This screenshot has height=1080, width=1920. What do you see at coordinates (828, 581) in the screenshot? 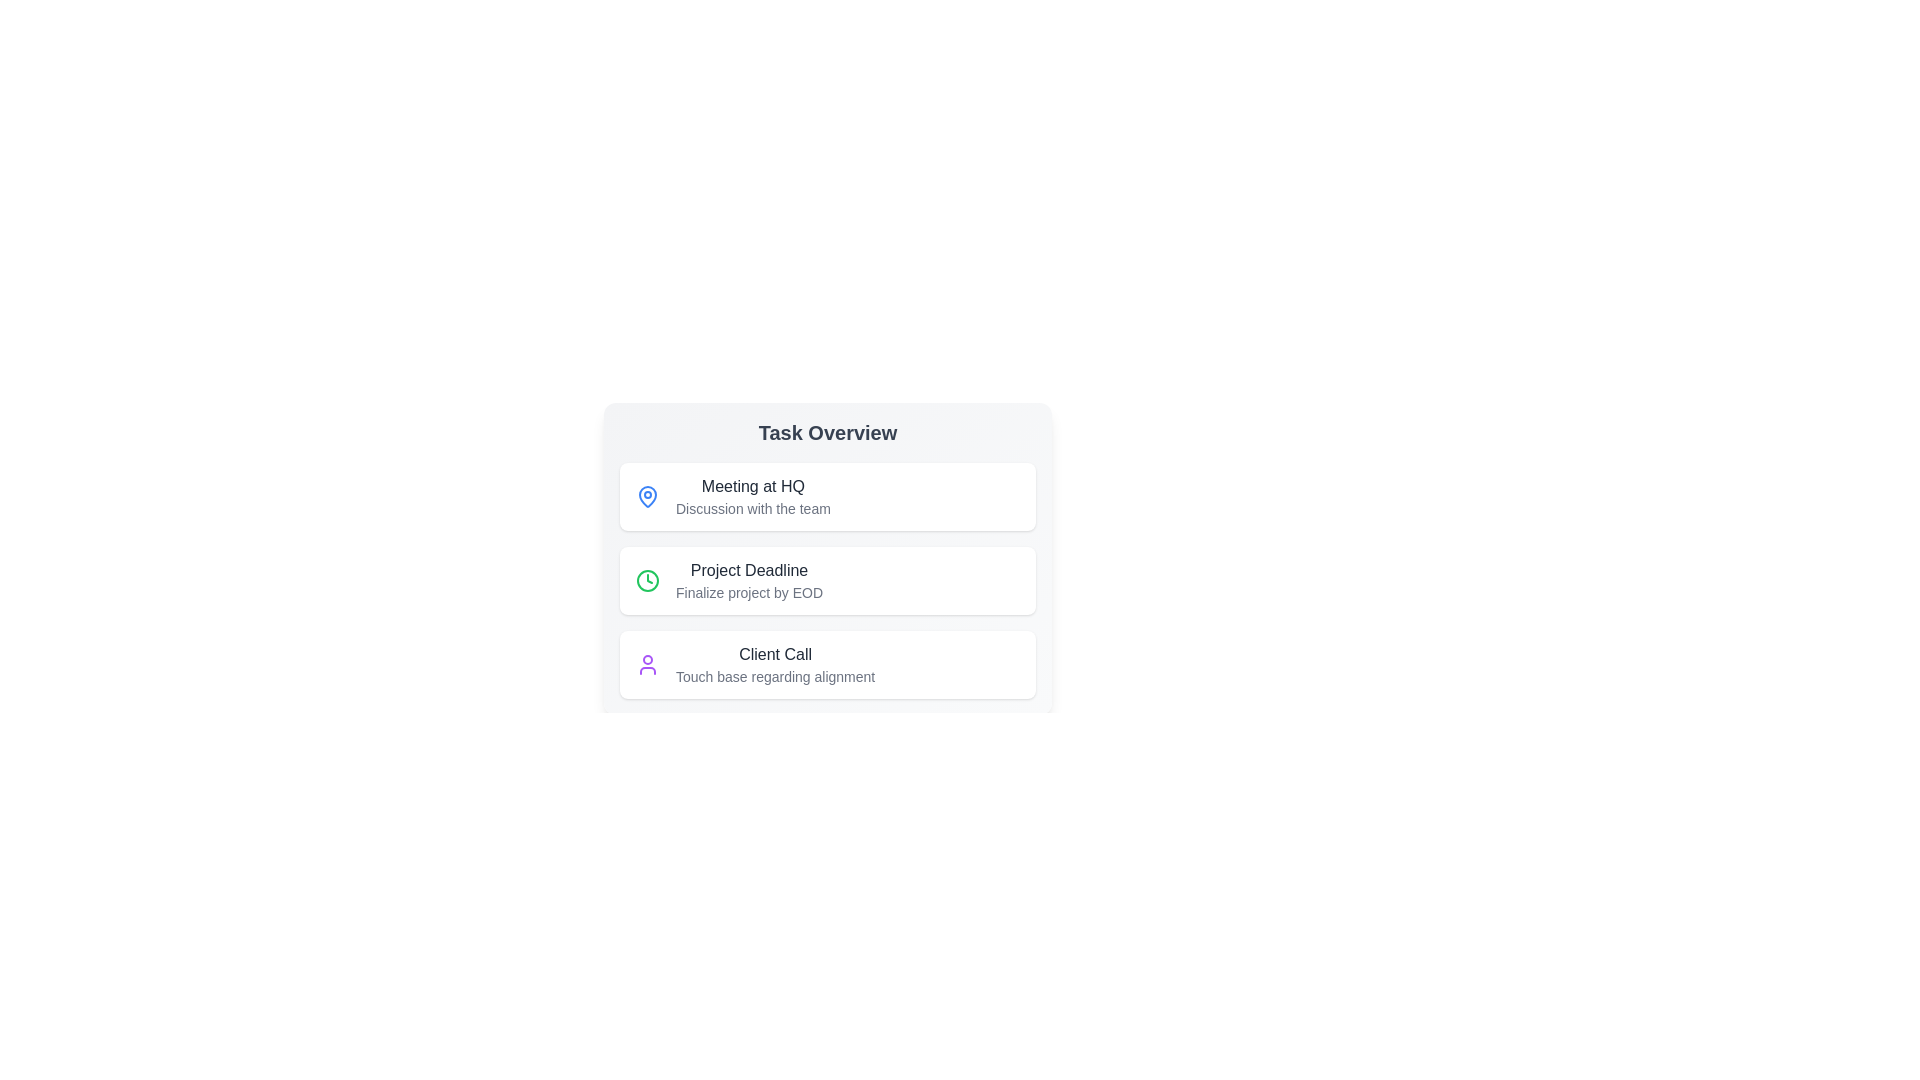
I see `the list item corresponding to Project Deadline` at bounding box center [828, 581].